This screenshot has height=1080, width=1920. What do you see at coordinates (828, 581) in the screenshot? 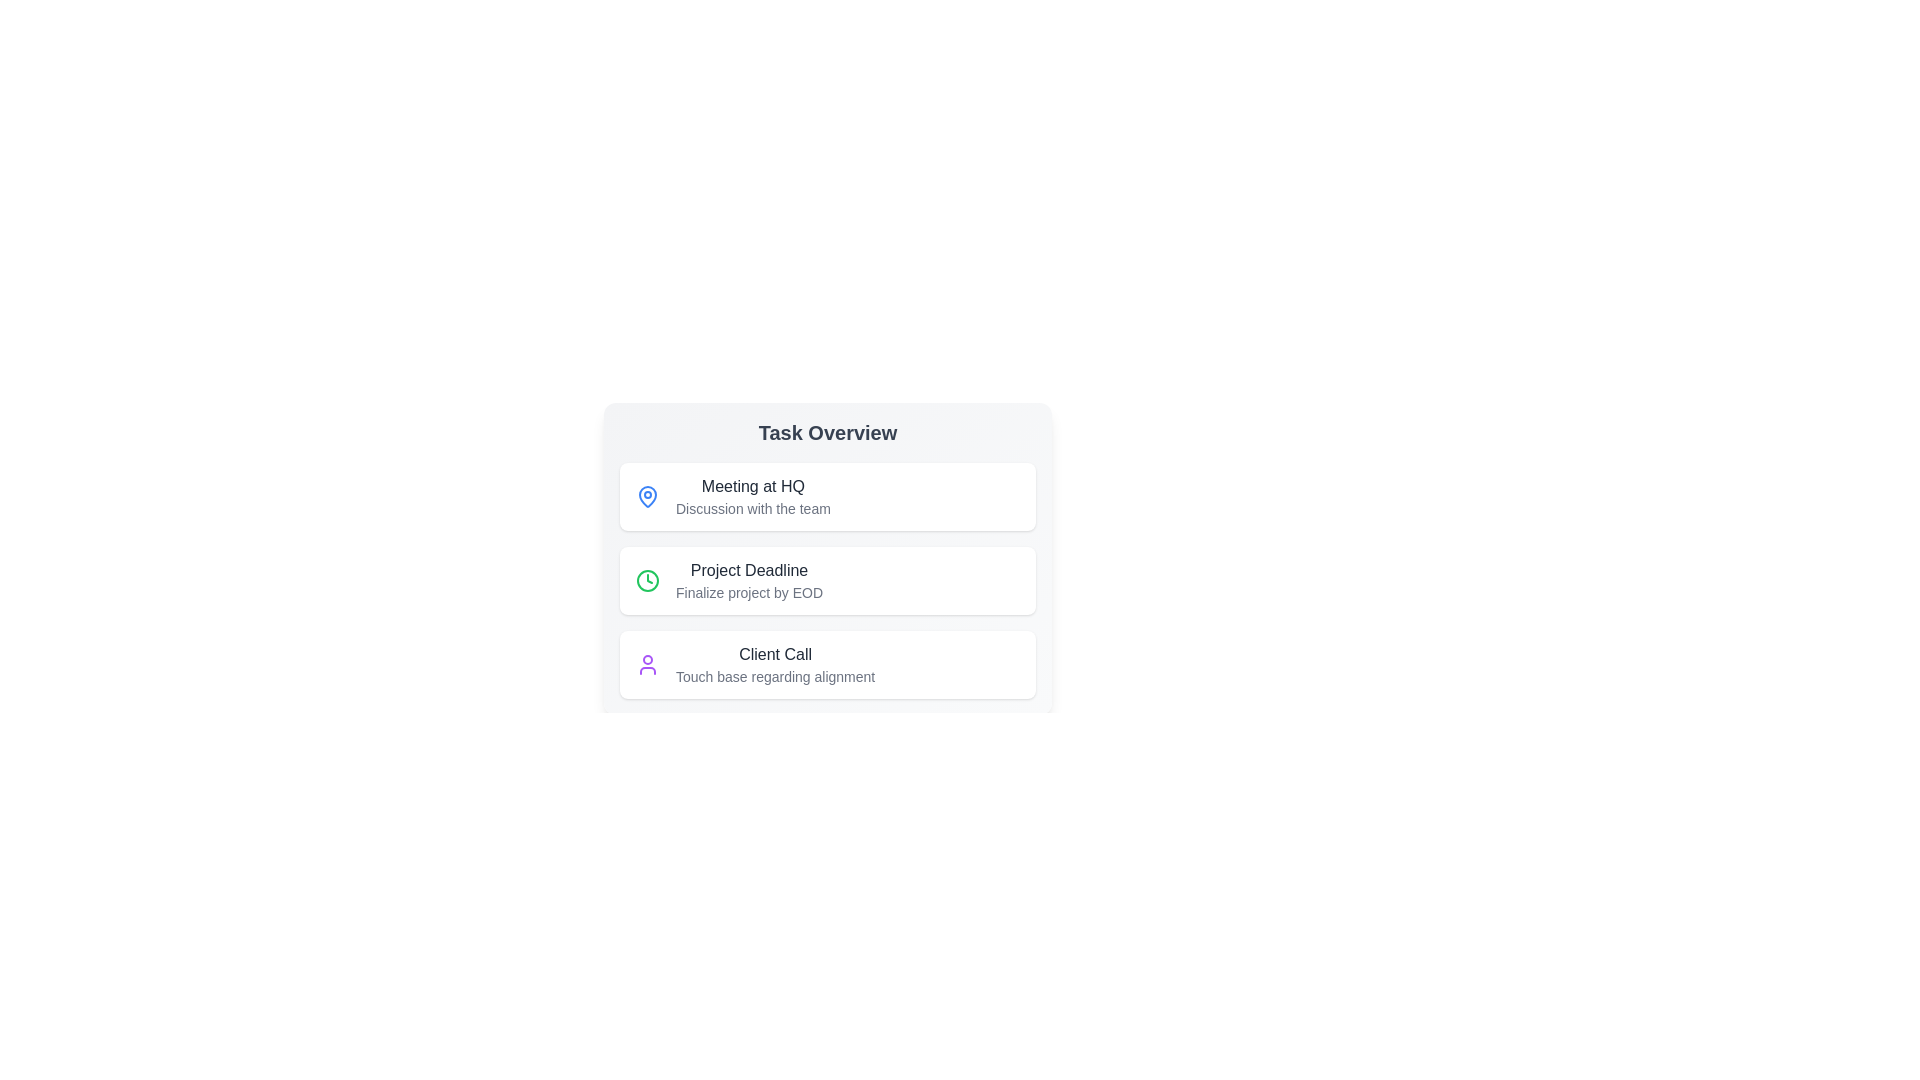
I see `the list item corresponding to Project Deadline` at bounding box center [828, 581].